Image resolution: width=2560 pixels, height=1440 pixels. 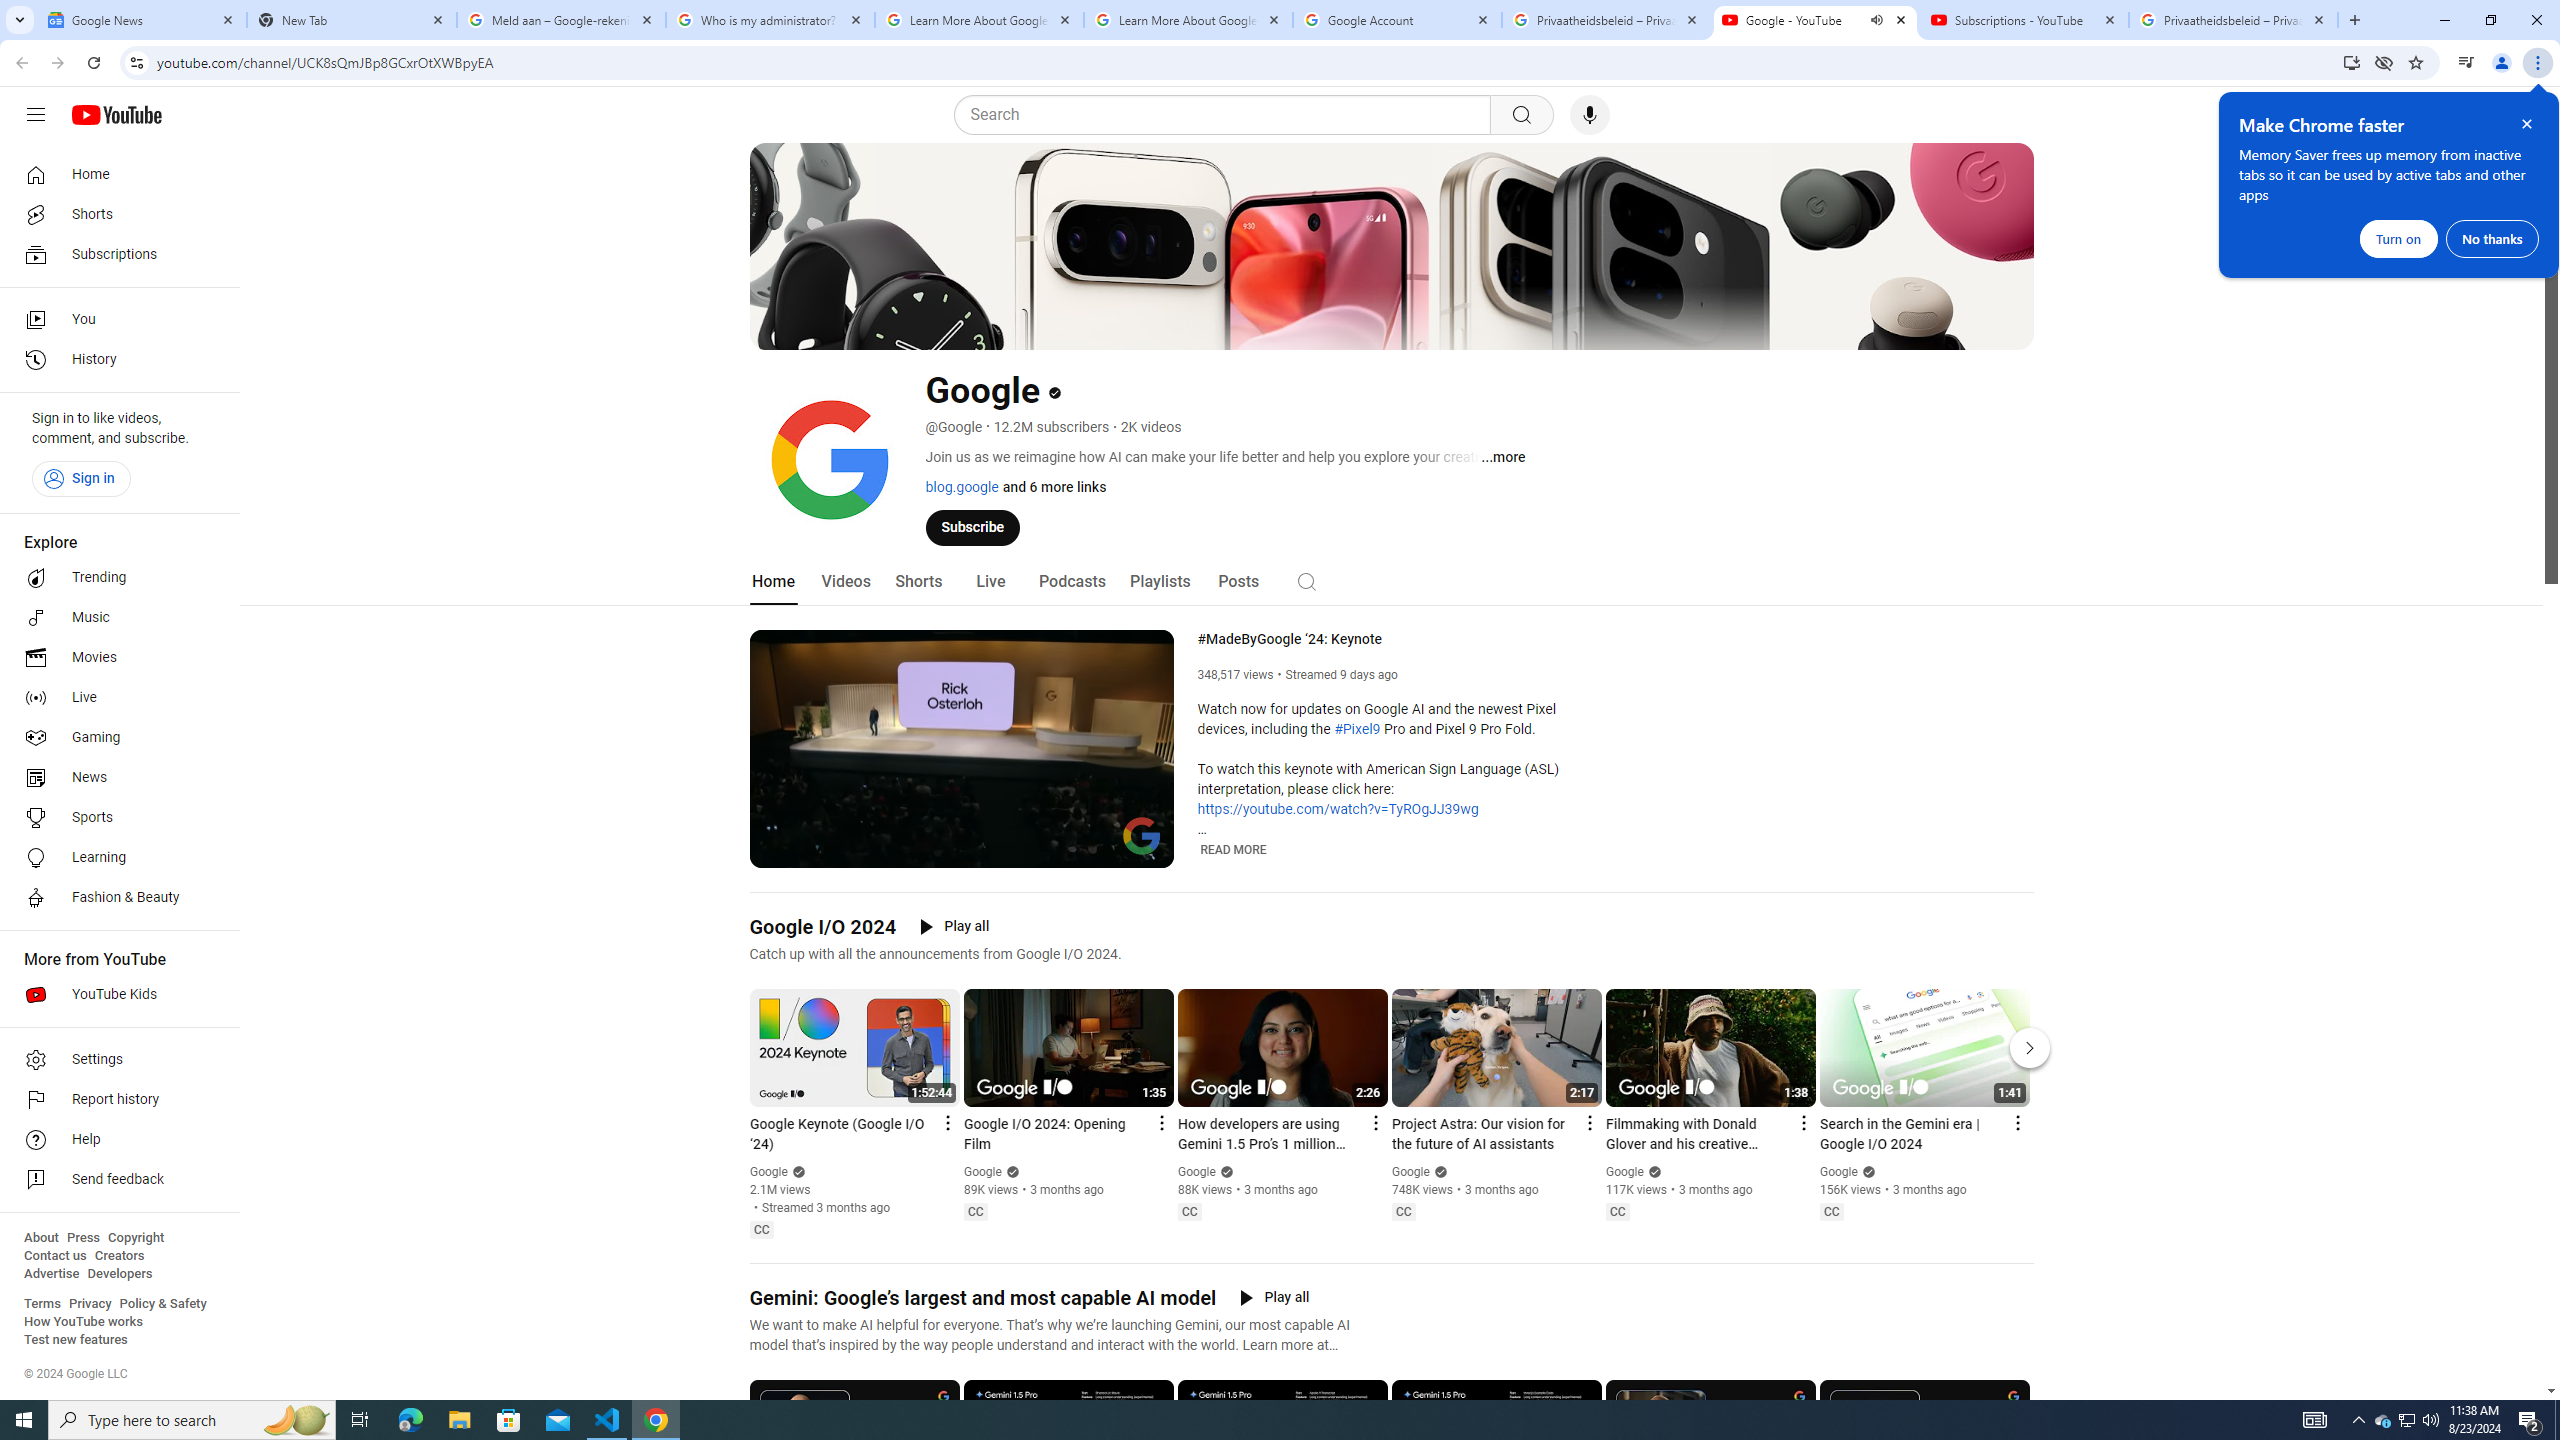 What do you see at coordinates (2022, 19) in the screenshot?
I see `'Subscriptions - YouTube'` at bounding box center [2022, 19].